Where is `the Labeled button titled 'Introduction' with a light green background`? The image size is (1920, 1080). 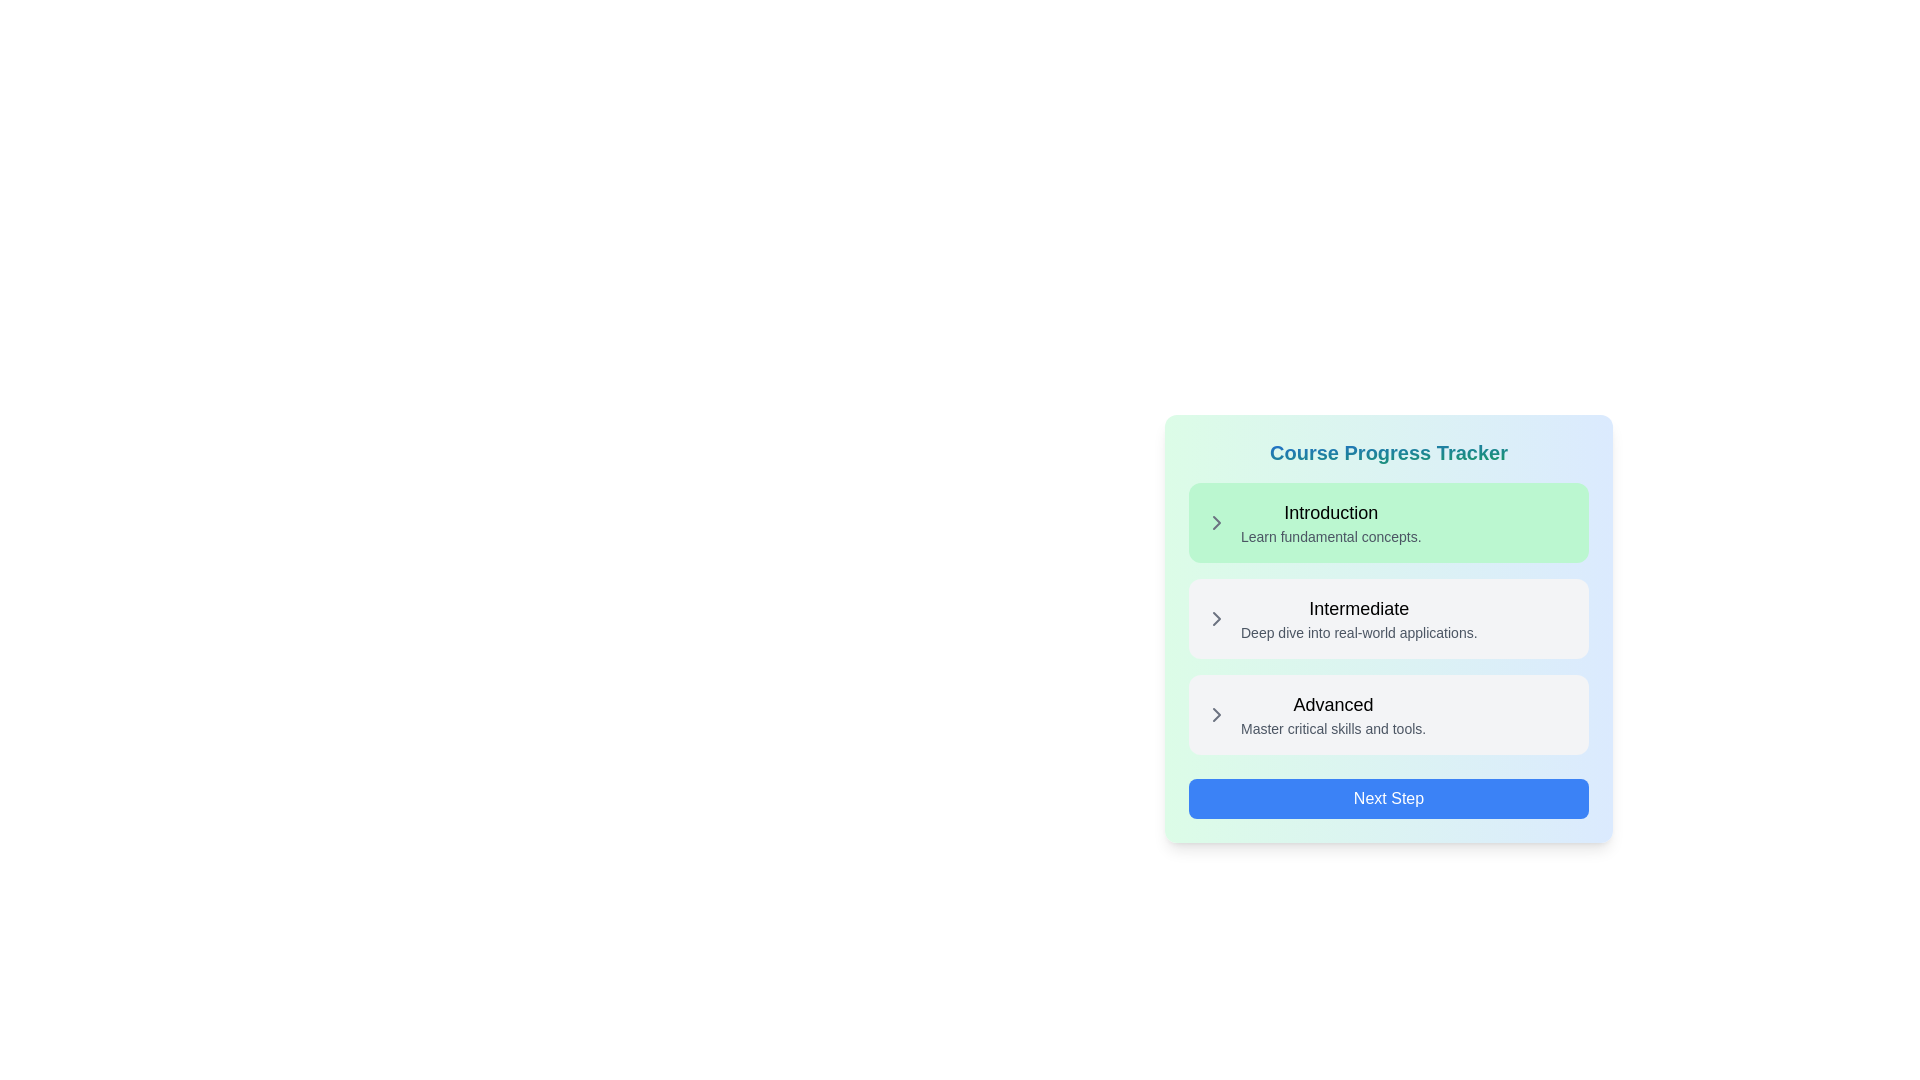 the Labeled button titled 'Introduction' with a light green background is located at coordinates (1331, 522).